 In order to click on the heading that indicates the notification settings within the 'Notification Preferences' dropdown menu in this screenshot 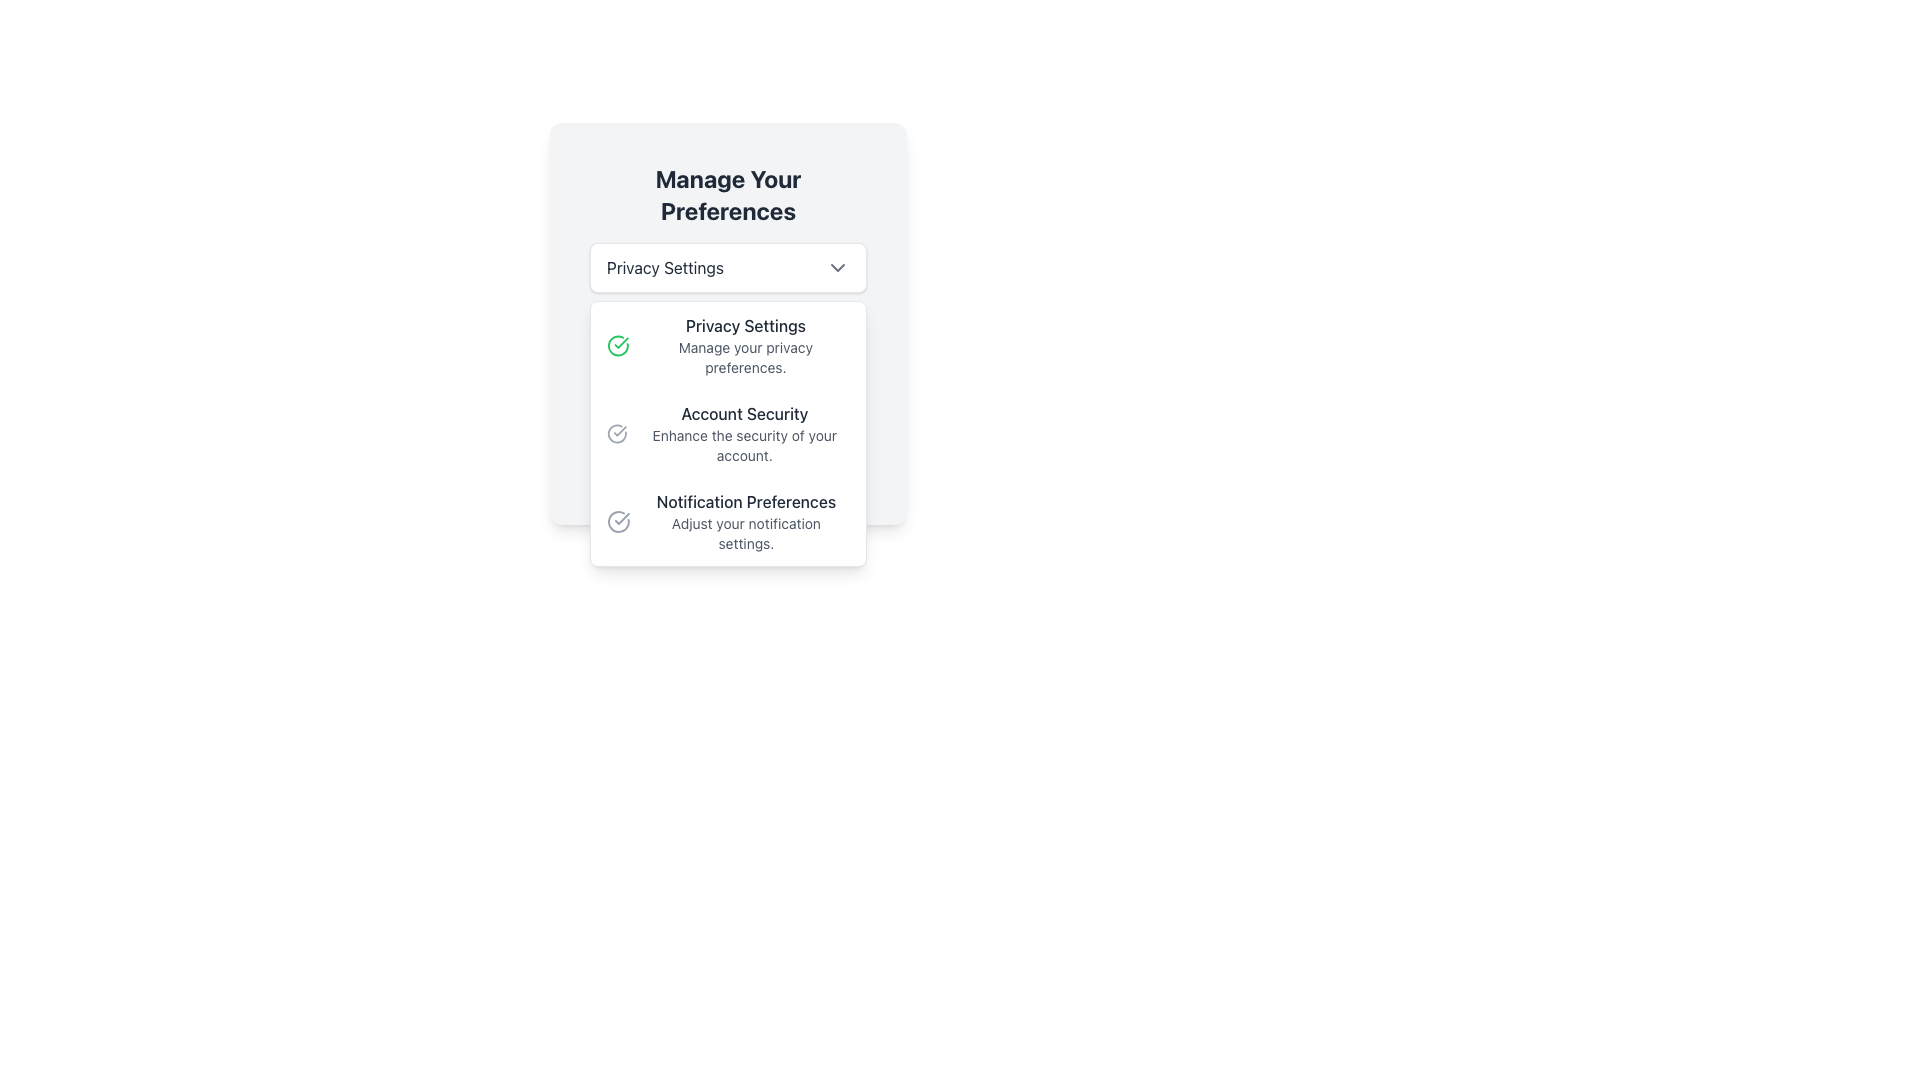, I will do `click(745, 500)`.